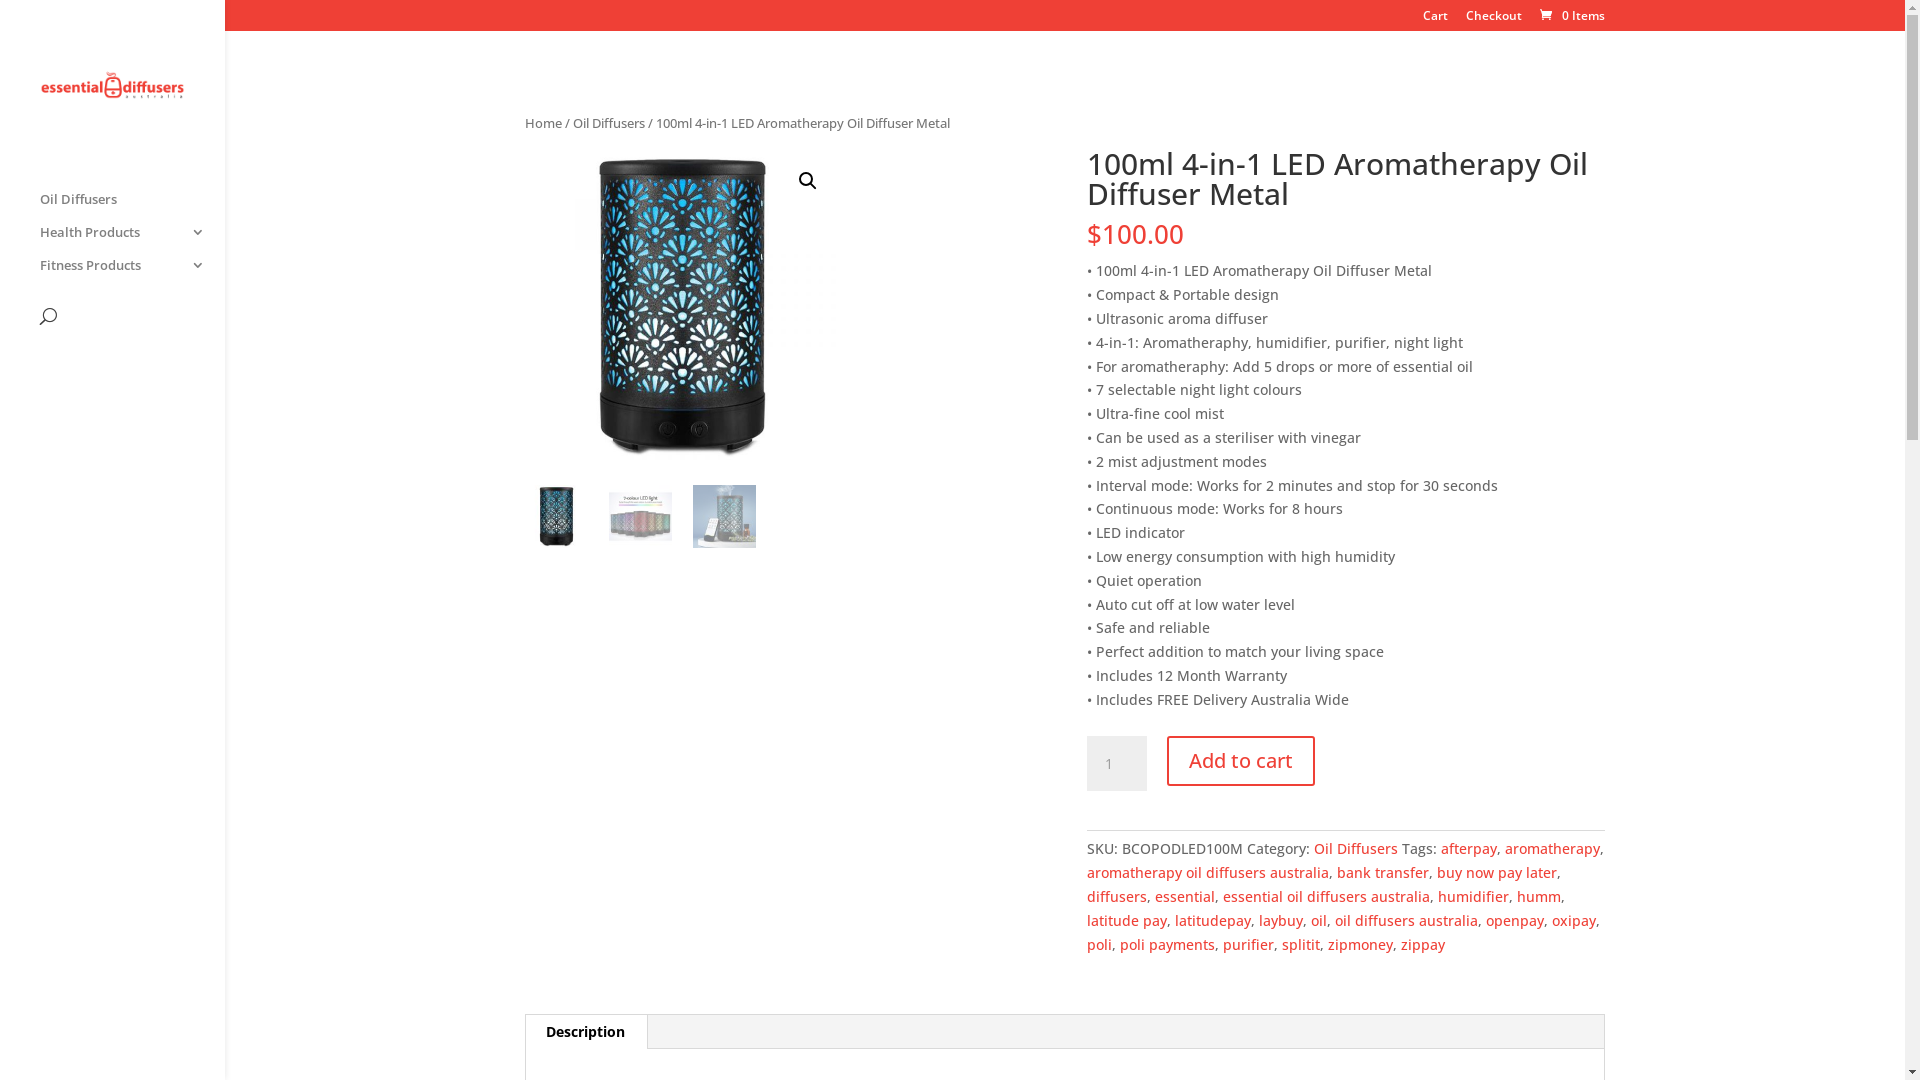 The height and width of the screenshot is (1080, 1920). I want to click on 'Description', so click(523, 1032).